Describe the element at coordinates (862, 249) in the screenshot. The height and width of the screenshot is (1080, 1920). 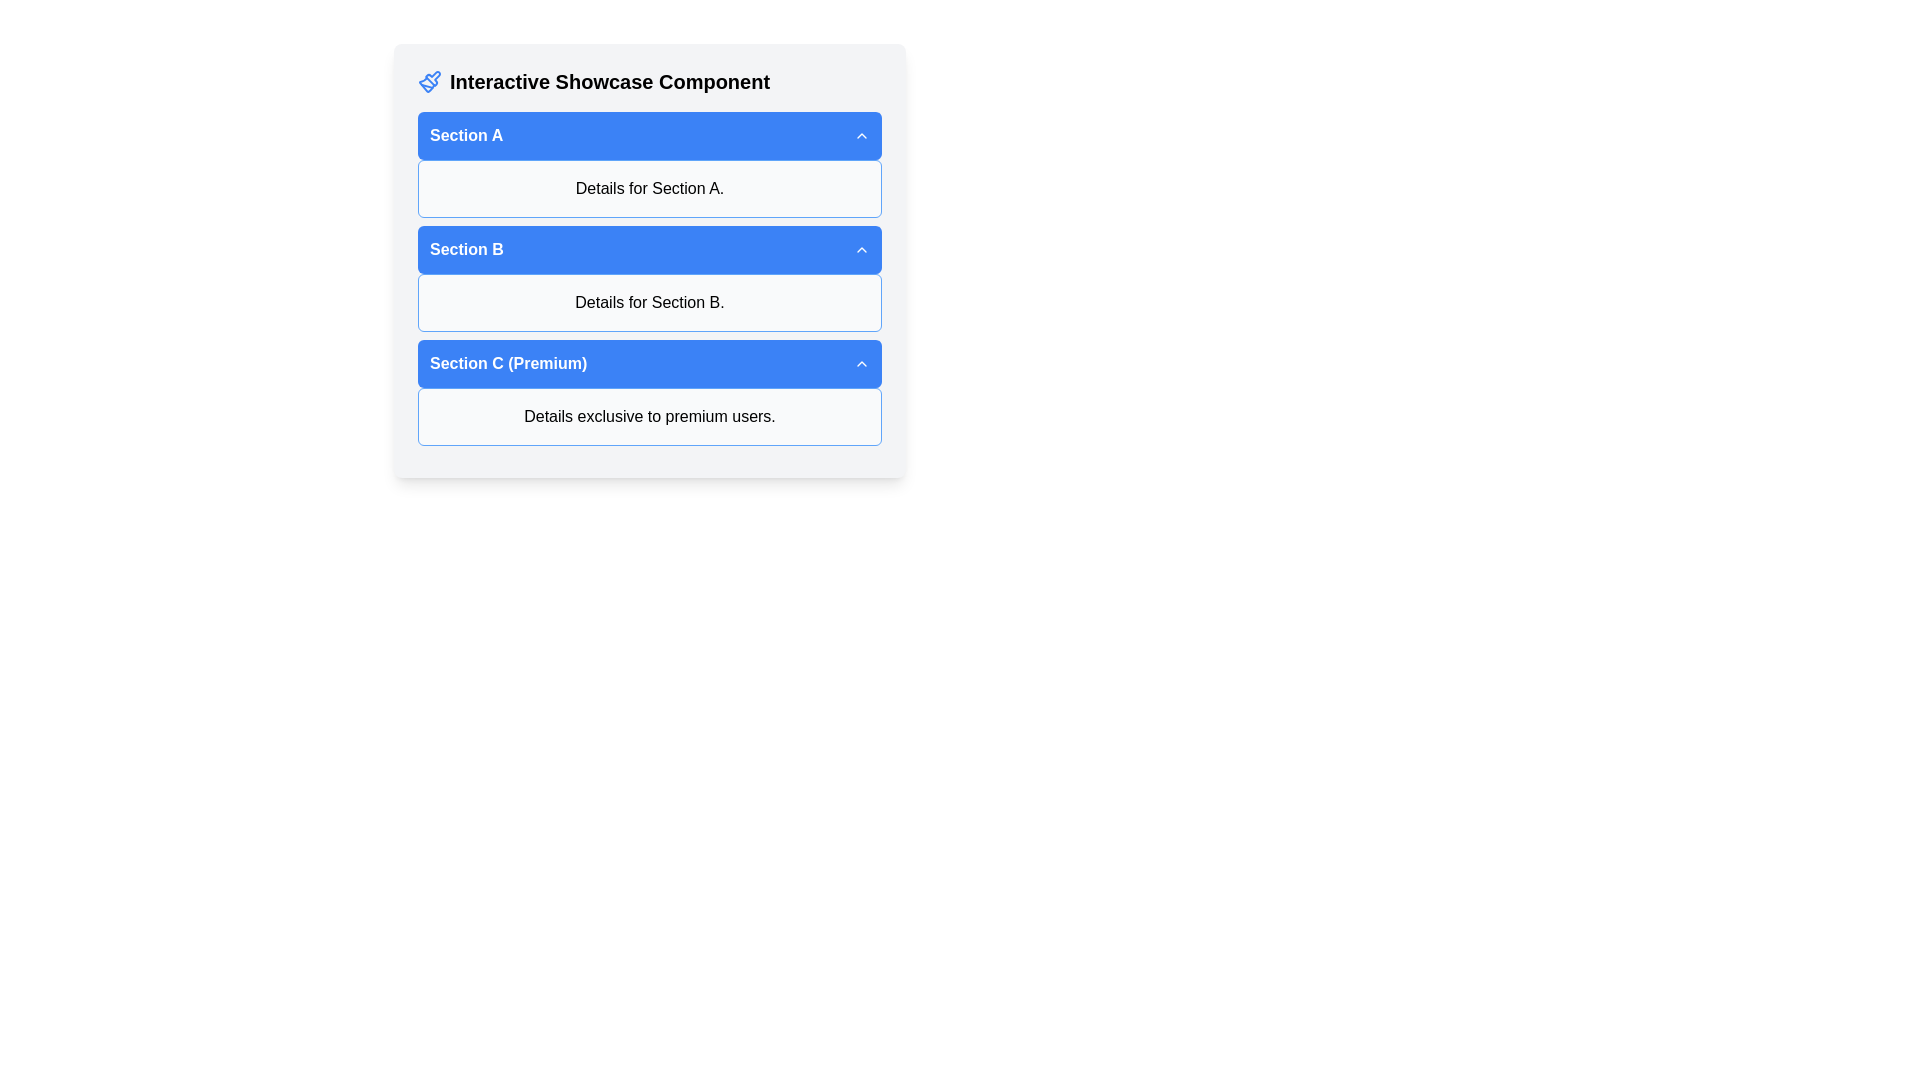
I see `the upward chevron-shaped icon located on the right side of the 'Section B' header` at that location.